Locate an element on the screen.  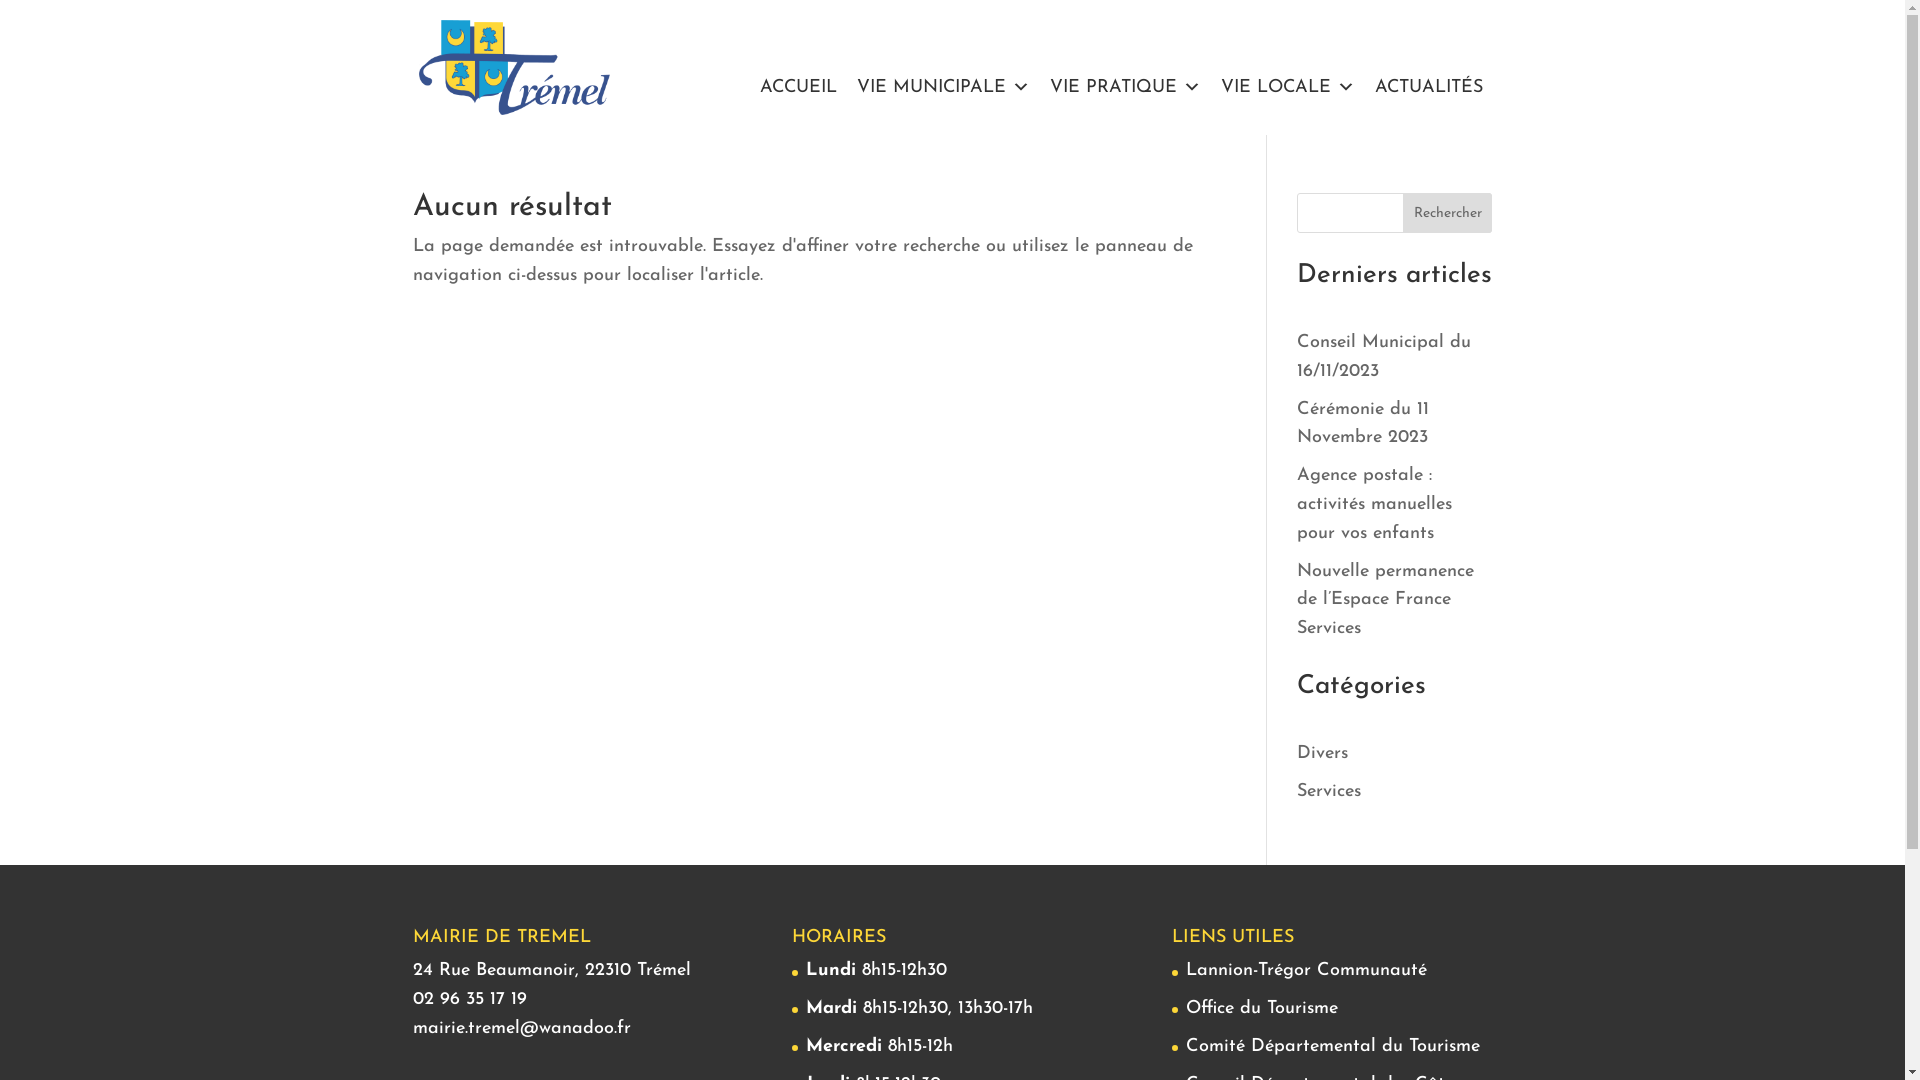
'Office du Tourisme' is located at coordinates (1261, 1008).